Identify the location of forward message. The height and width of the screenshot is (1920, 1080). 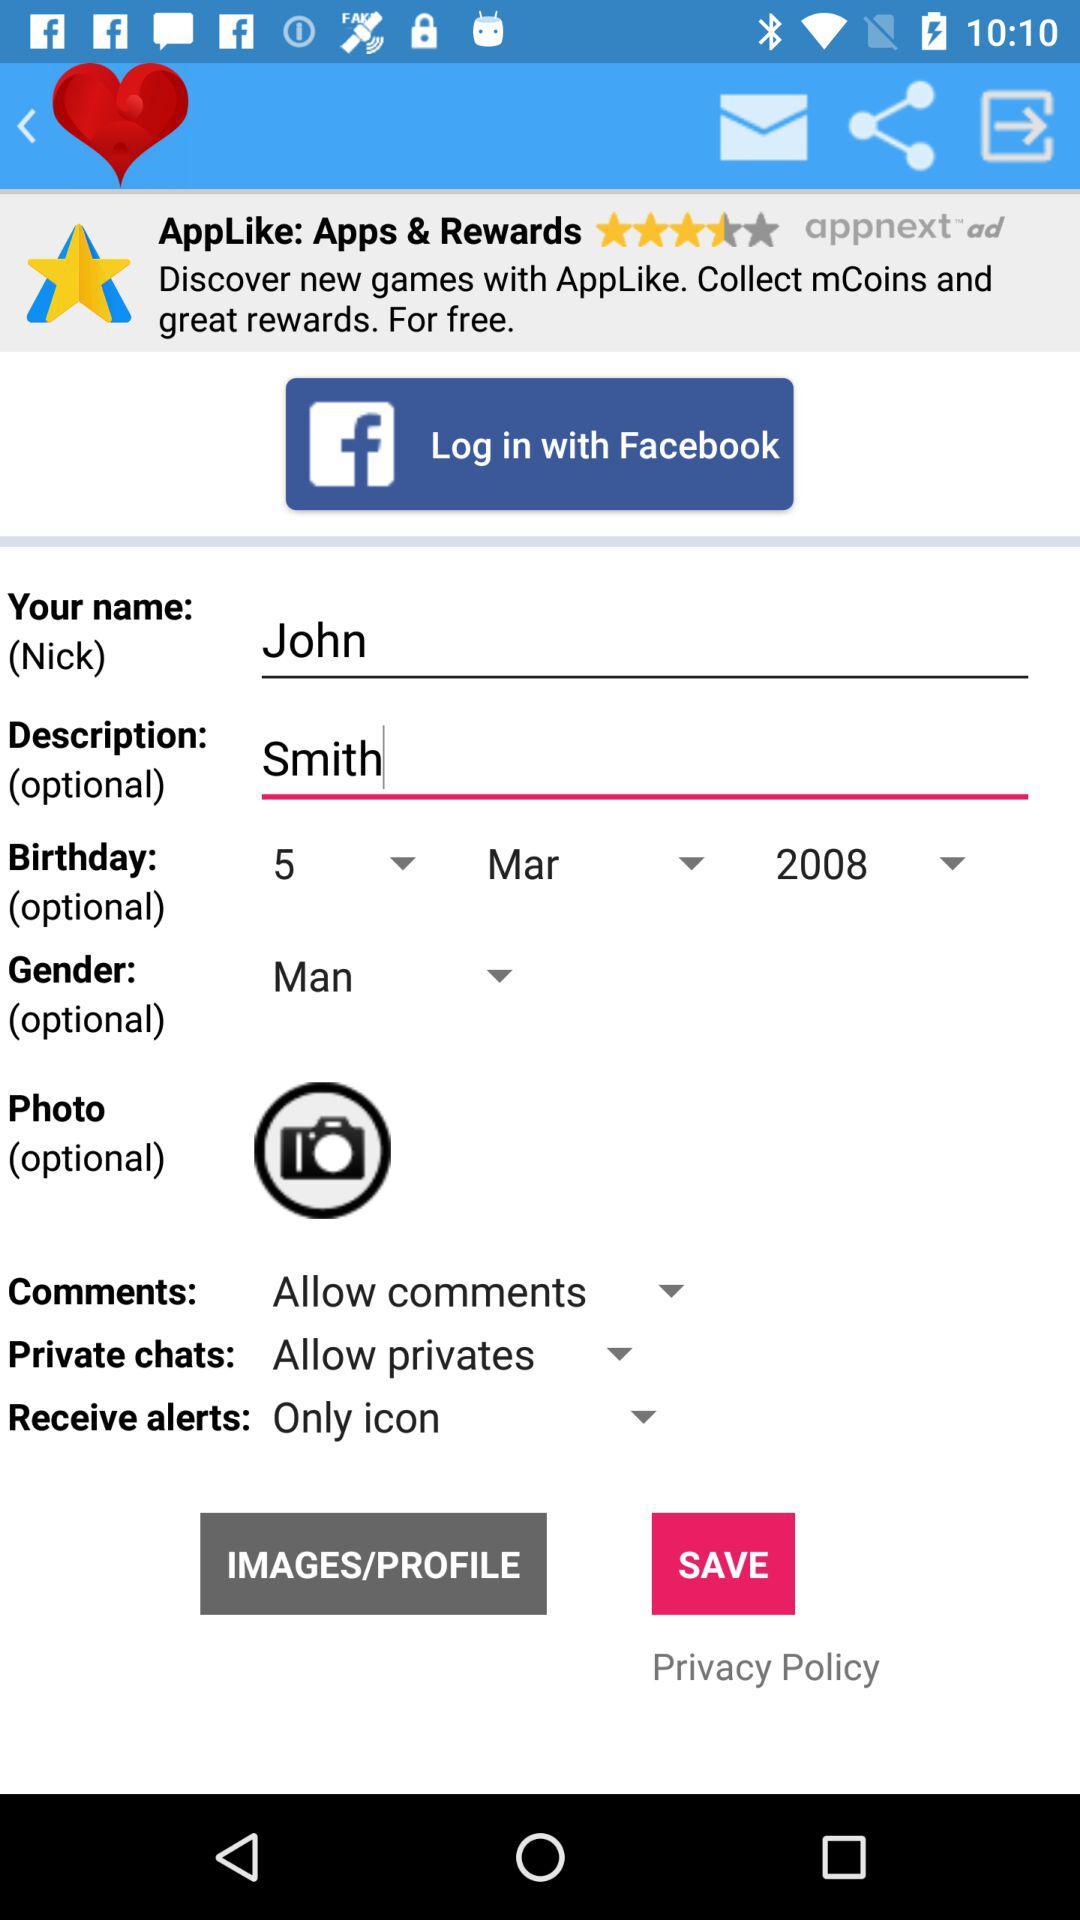
(1017, 124).